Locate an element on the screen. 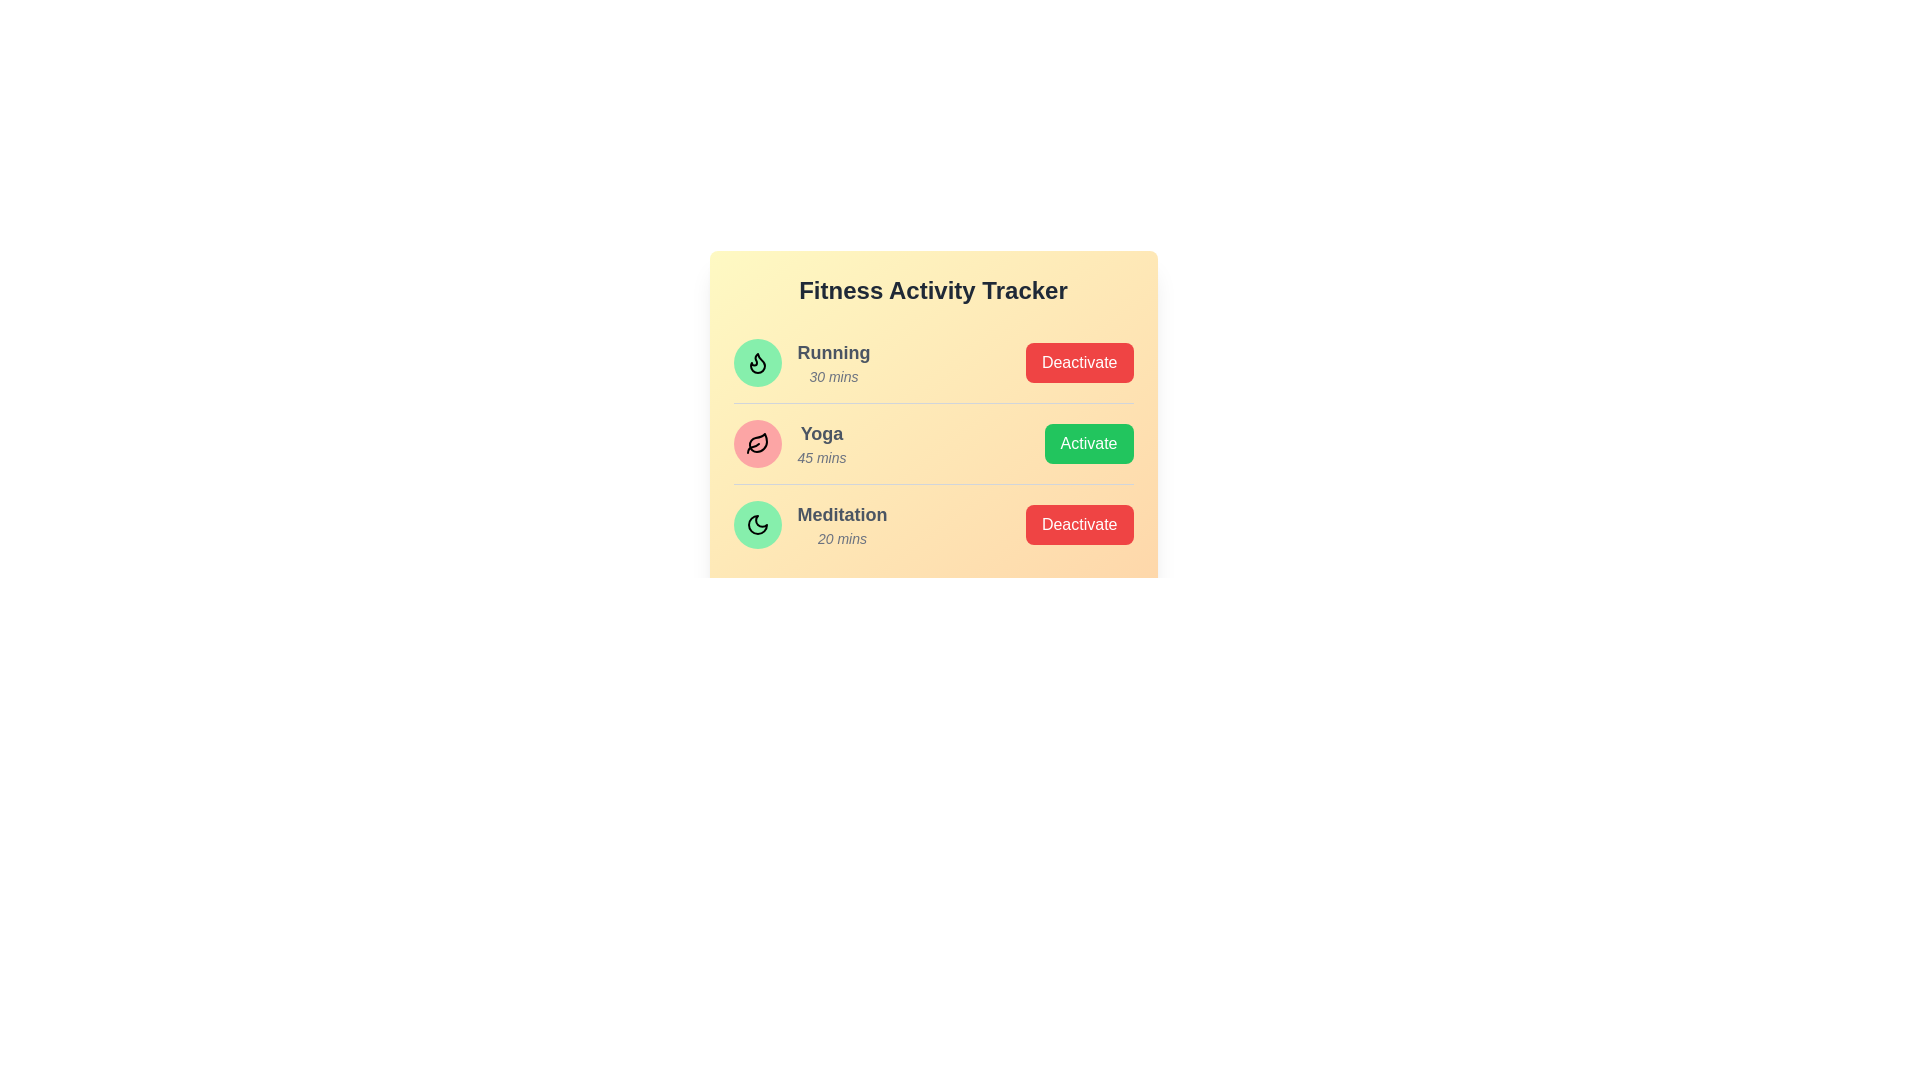  button to toggle the status of the activity Yoga is located at coordinates (1088, 442).